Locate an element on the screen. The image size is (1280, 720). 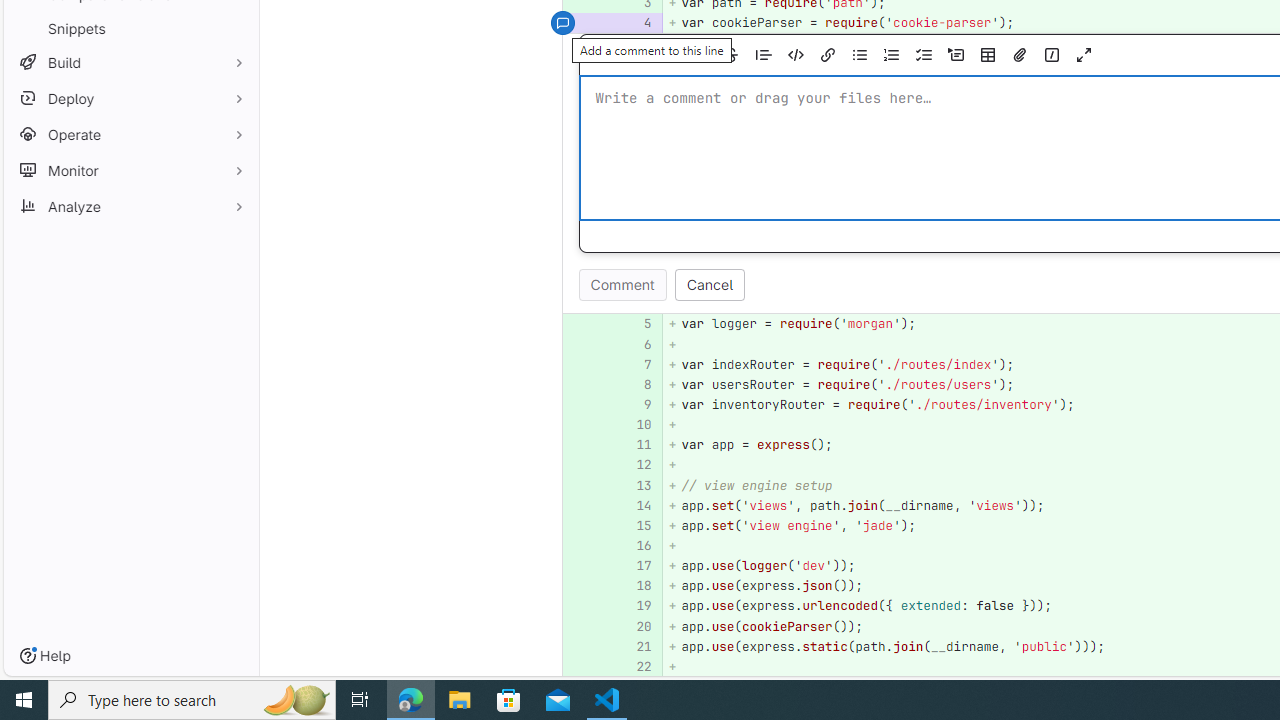
'9' is located at coordinates (636, 405).